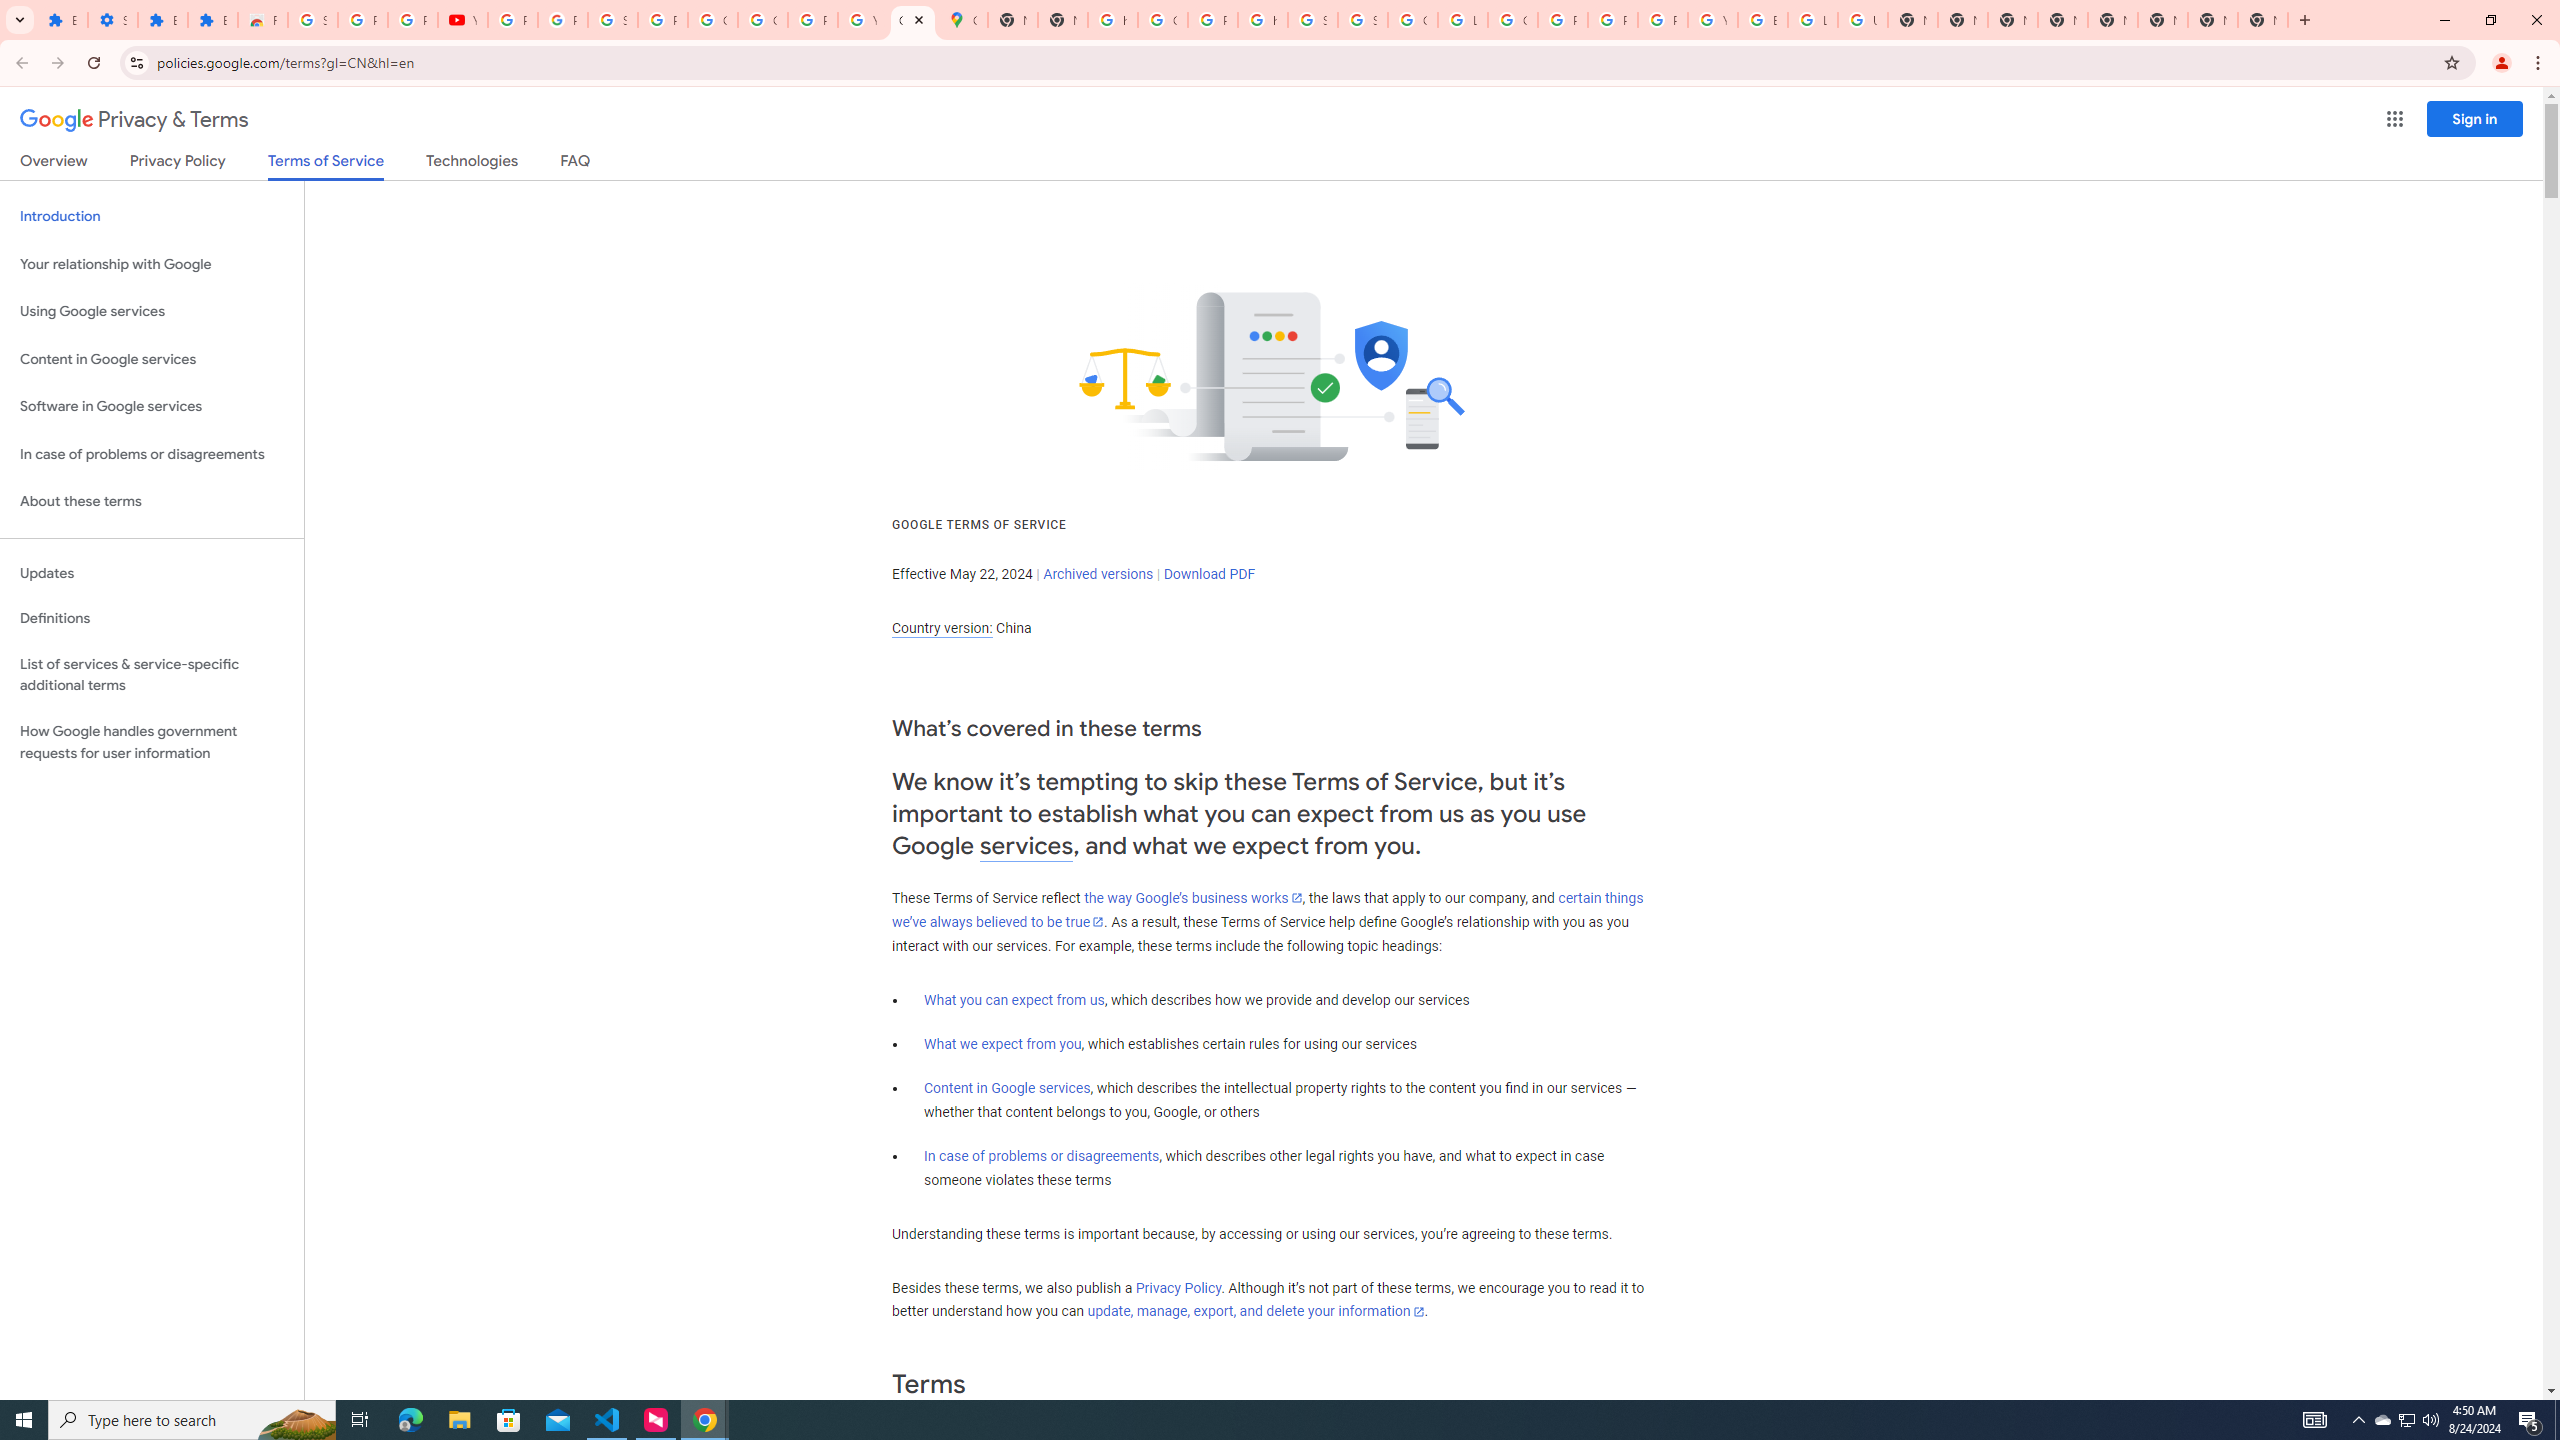 This screenshot has width=2560, height=1440. What do you see at coordinates (151, 501) in the screenshot?
I see `'About these terms'` at bounding box center [151, 501].